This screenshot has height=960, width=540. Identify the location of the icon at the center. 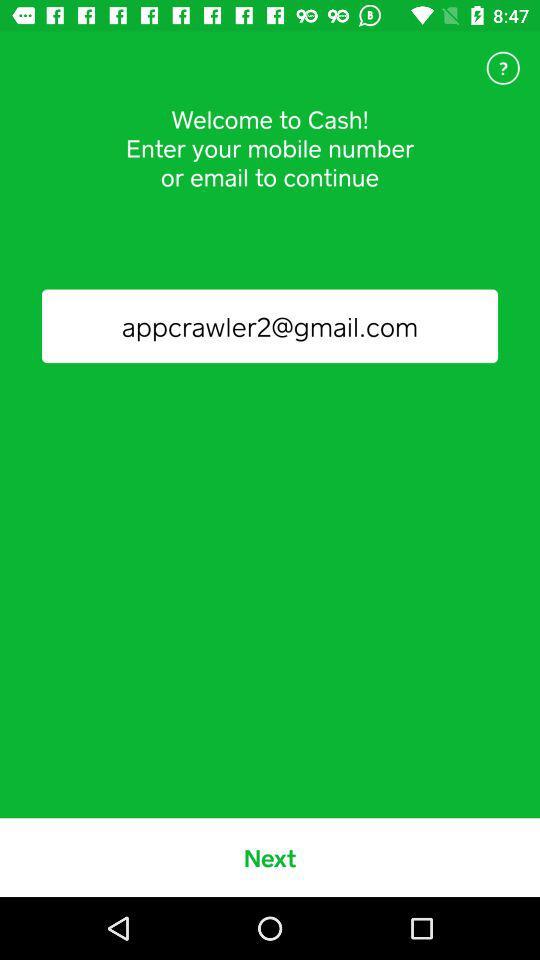
(270, 326).